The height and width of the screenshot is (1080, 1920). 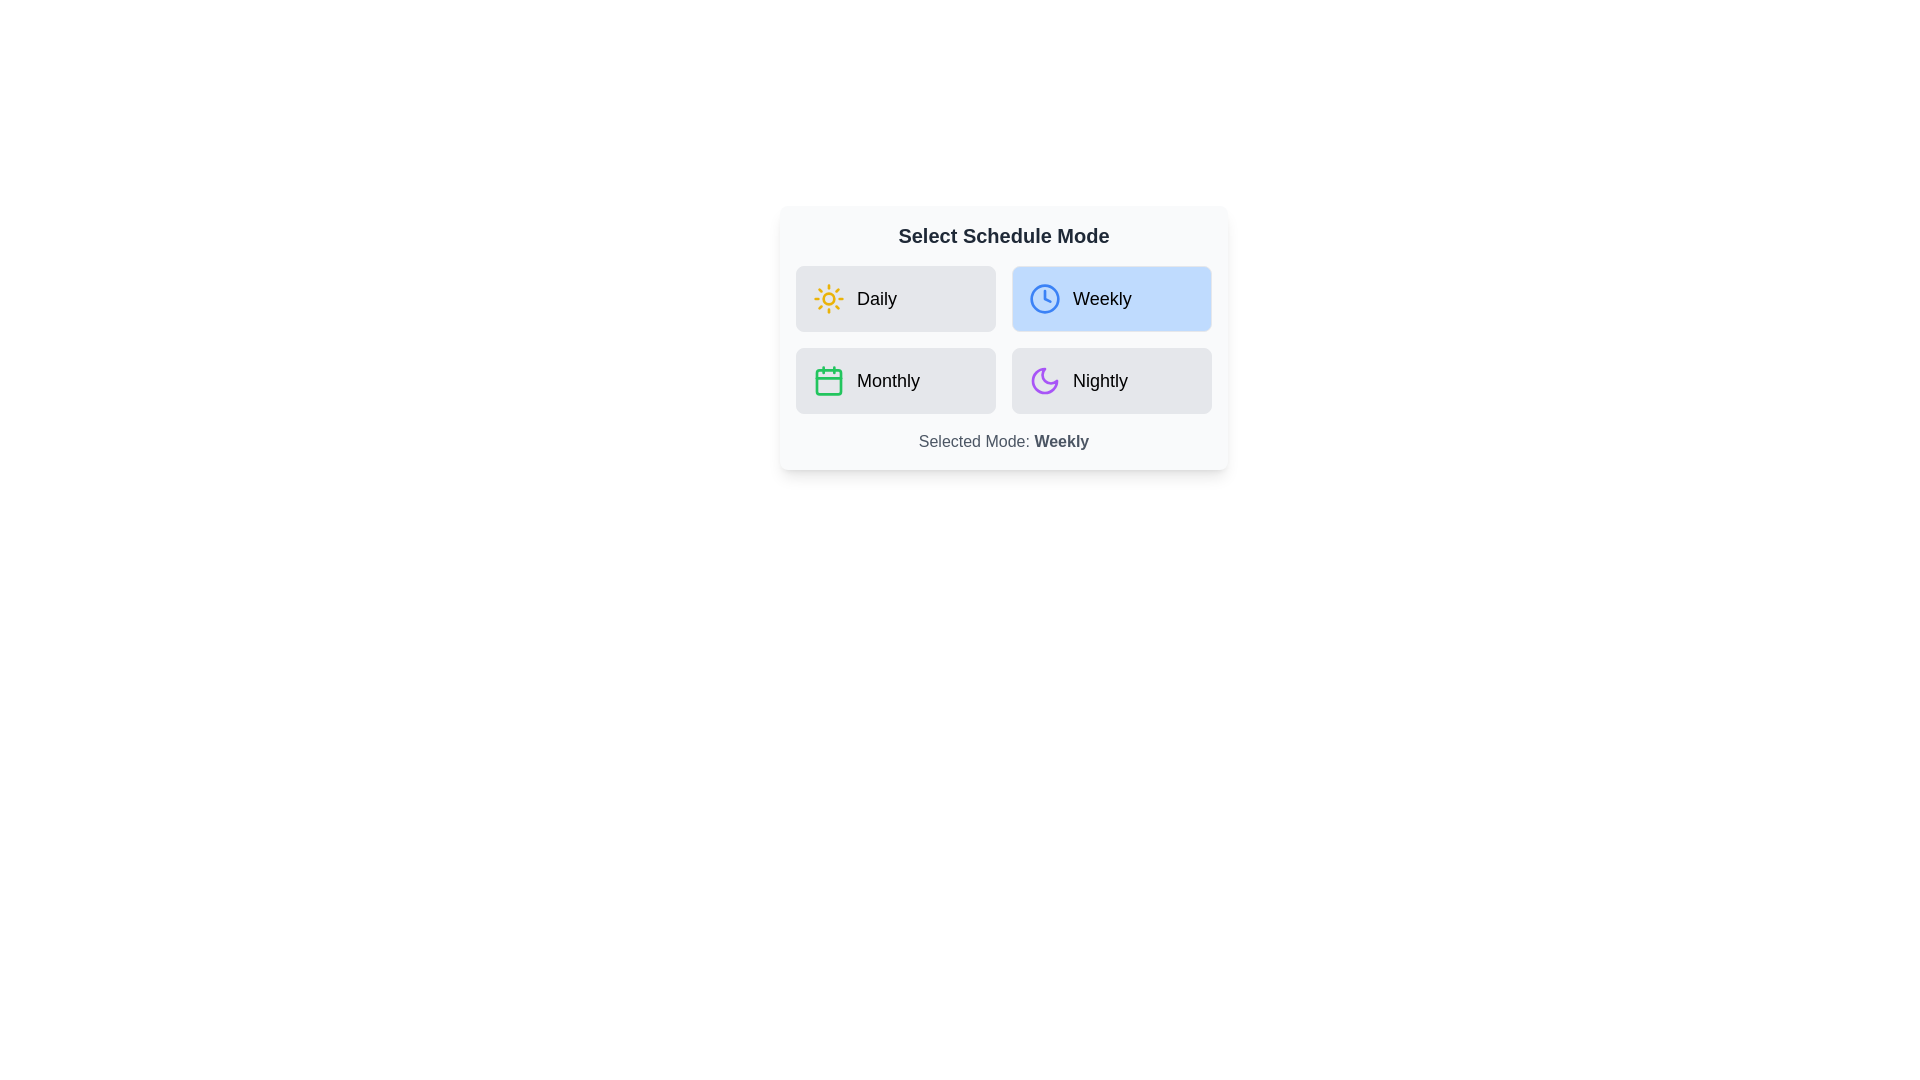 I want to click on the schedule mode by clicking on the button corresponding to Monthly, so click(x=895, y=381).